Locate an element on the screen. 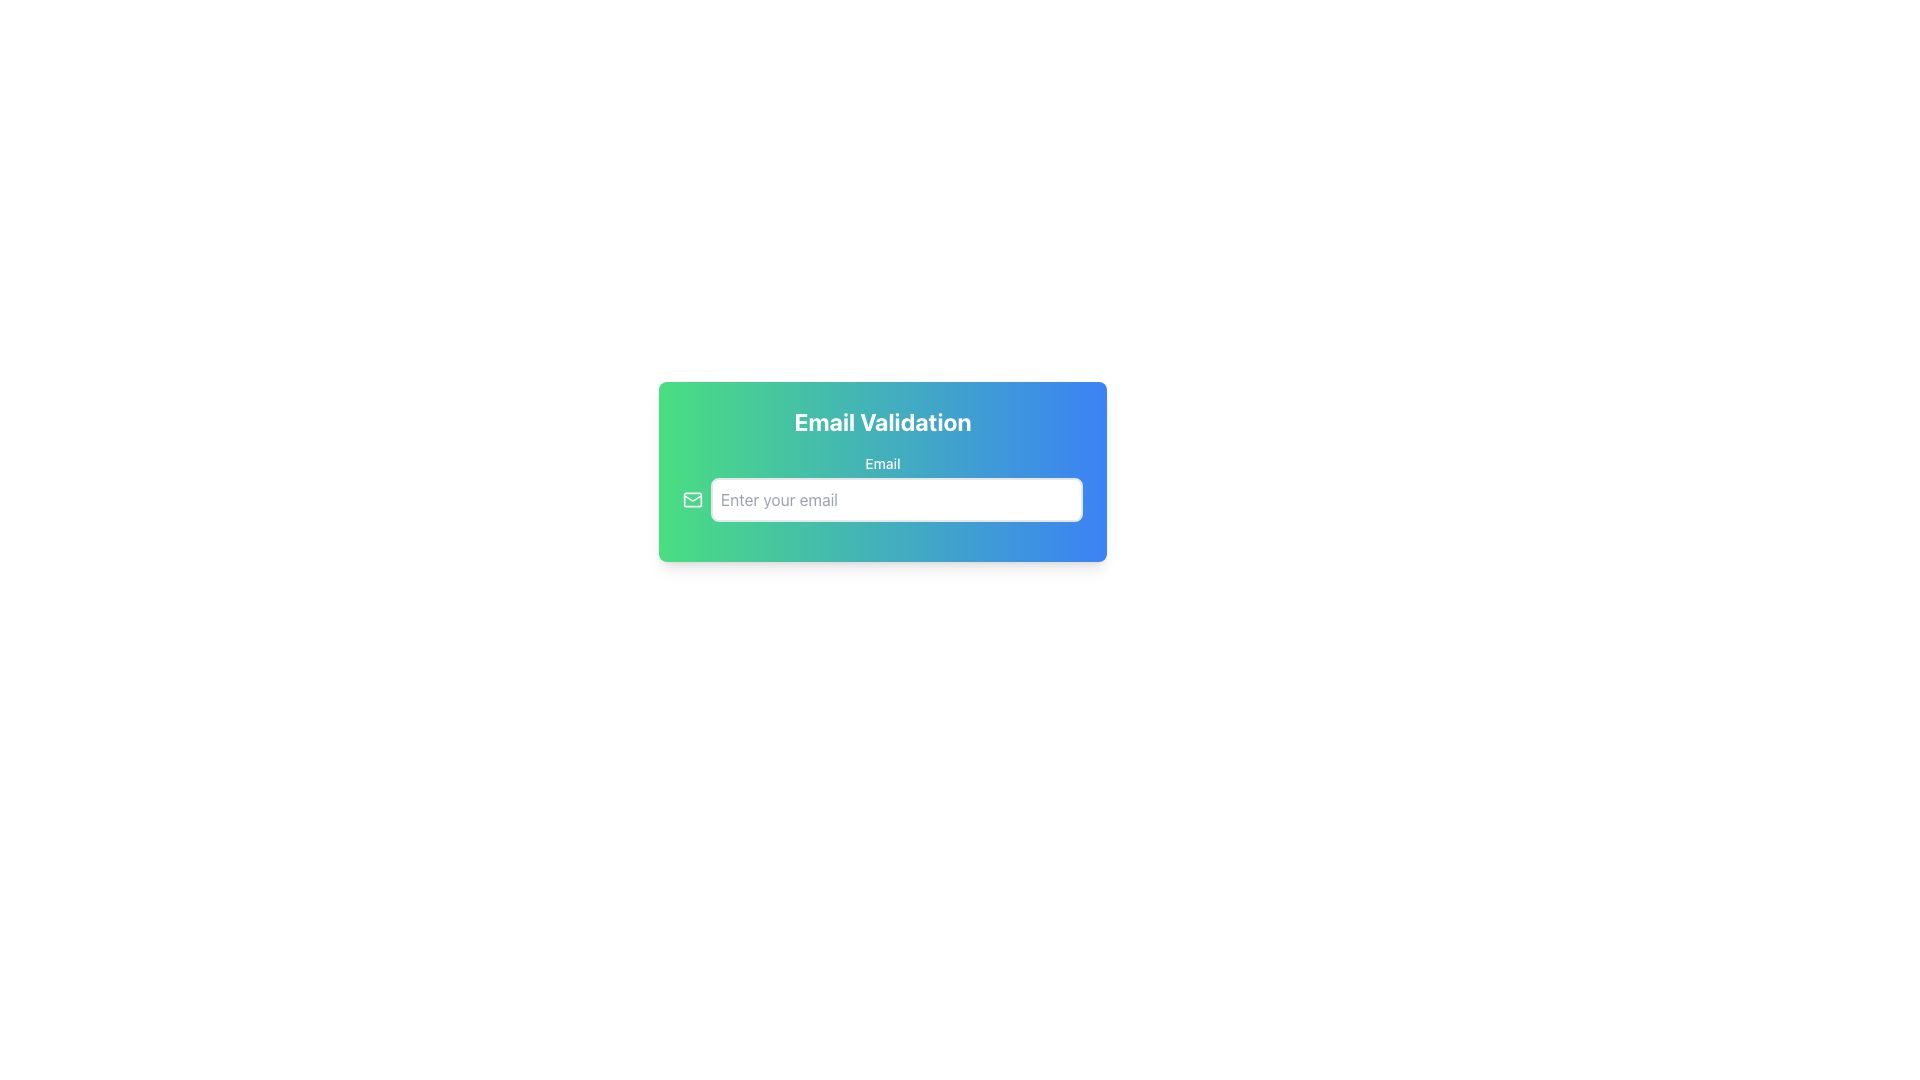 The image size is (1920, 1080). the email input field icon, which is located to the left of the email address input field, to enhance user recognition is located at coordinates (692, 499).